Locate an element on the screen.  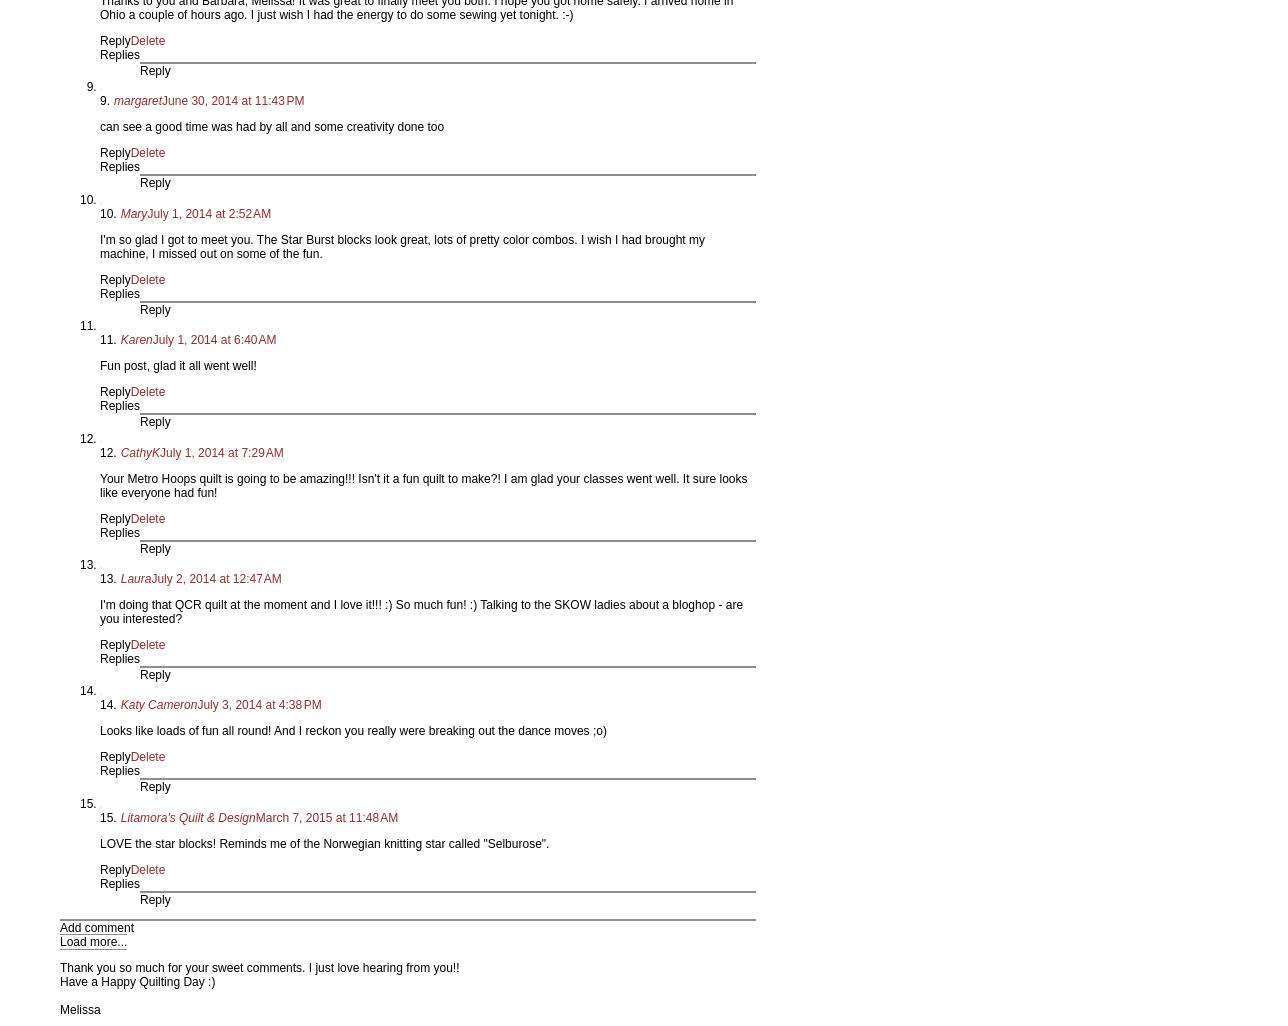
'I'm so glad I got to meet you.  The  Star Burst blocks look great,  lots of pretty color combos.  I wish I had brought my machine, I missed out on some of the fun.' is located at coordinates (402, 246).